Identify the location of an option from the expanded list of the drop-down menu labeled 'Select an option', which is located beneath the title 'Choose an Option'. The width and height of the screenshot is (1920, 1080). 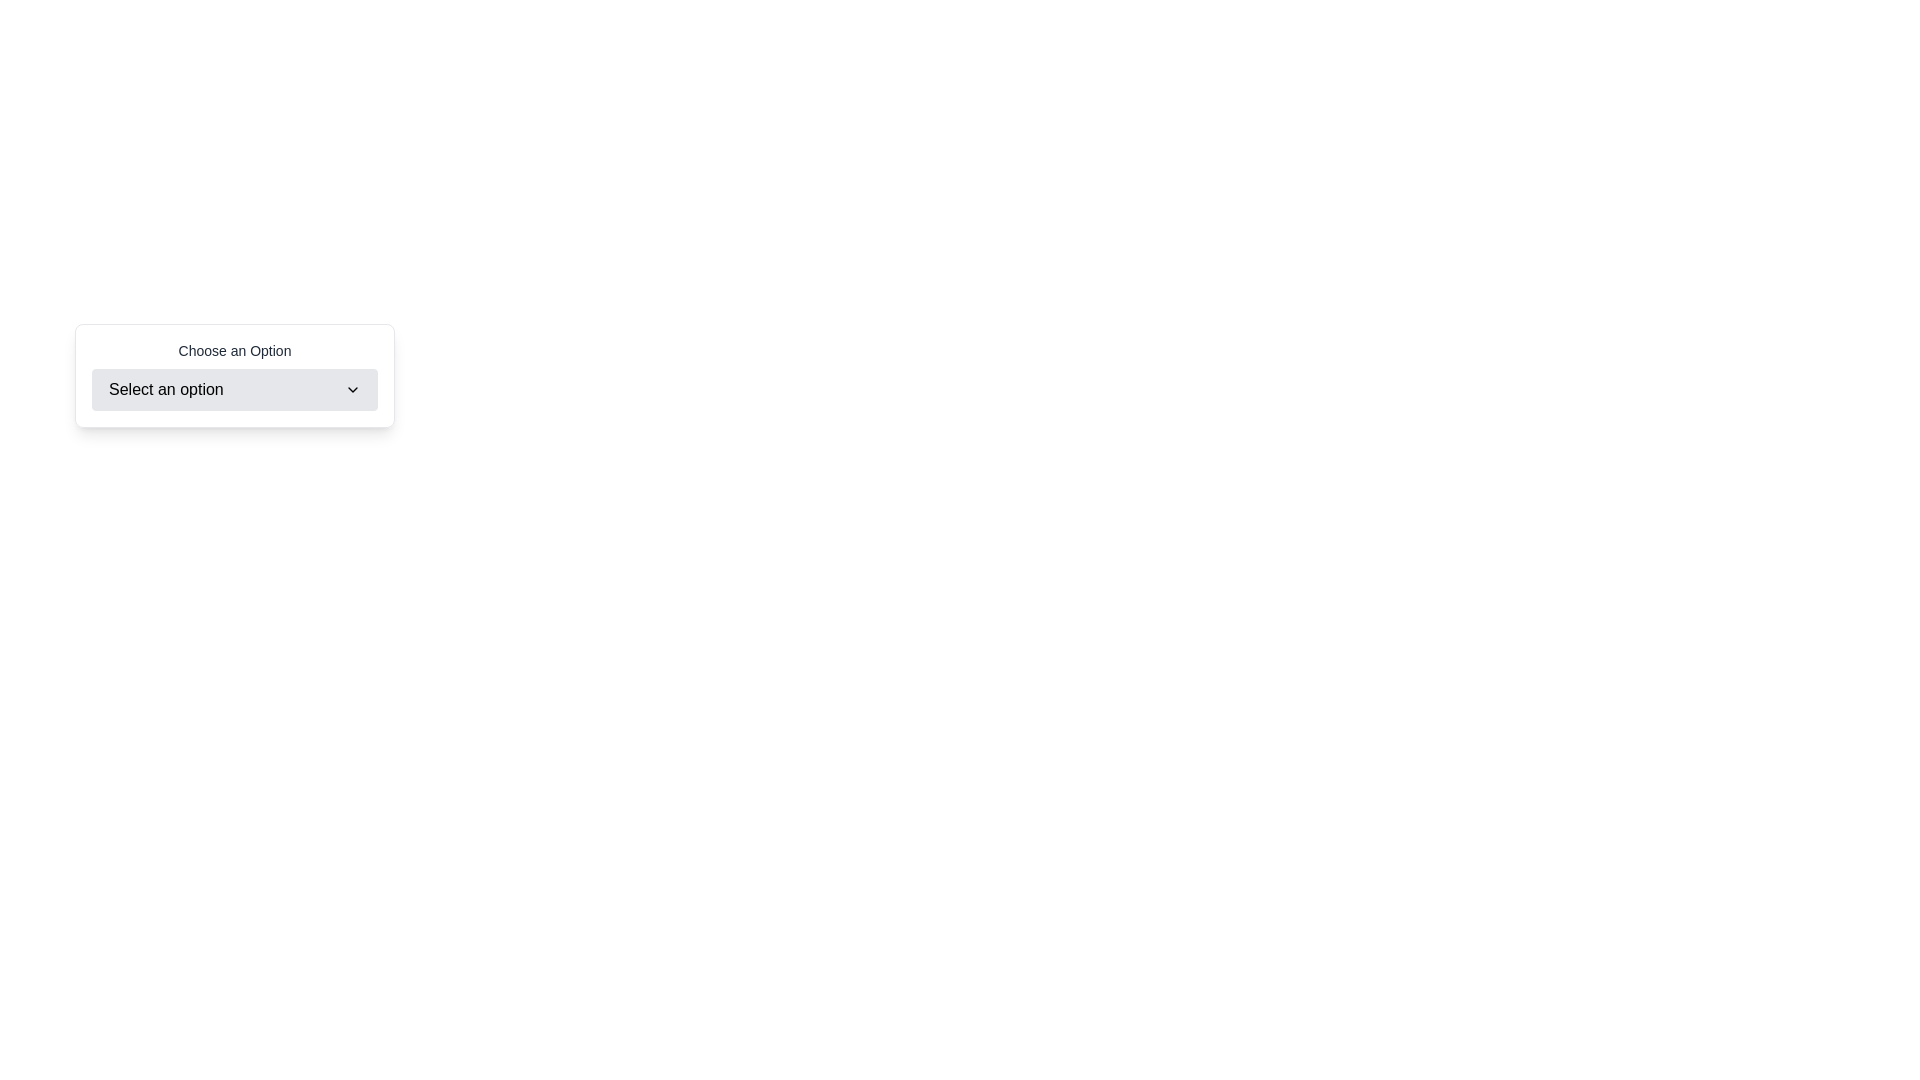
(235, 389).